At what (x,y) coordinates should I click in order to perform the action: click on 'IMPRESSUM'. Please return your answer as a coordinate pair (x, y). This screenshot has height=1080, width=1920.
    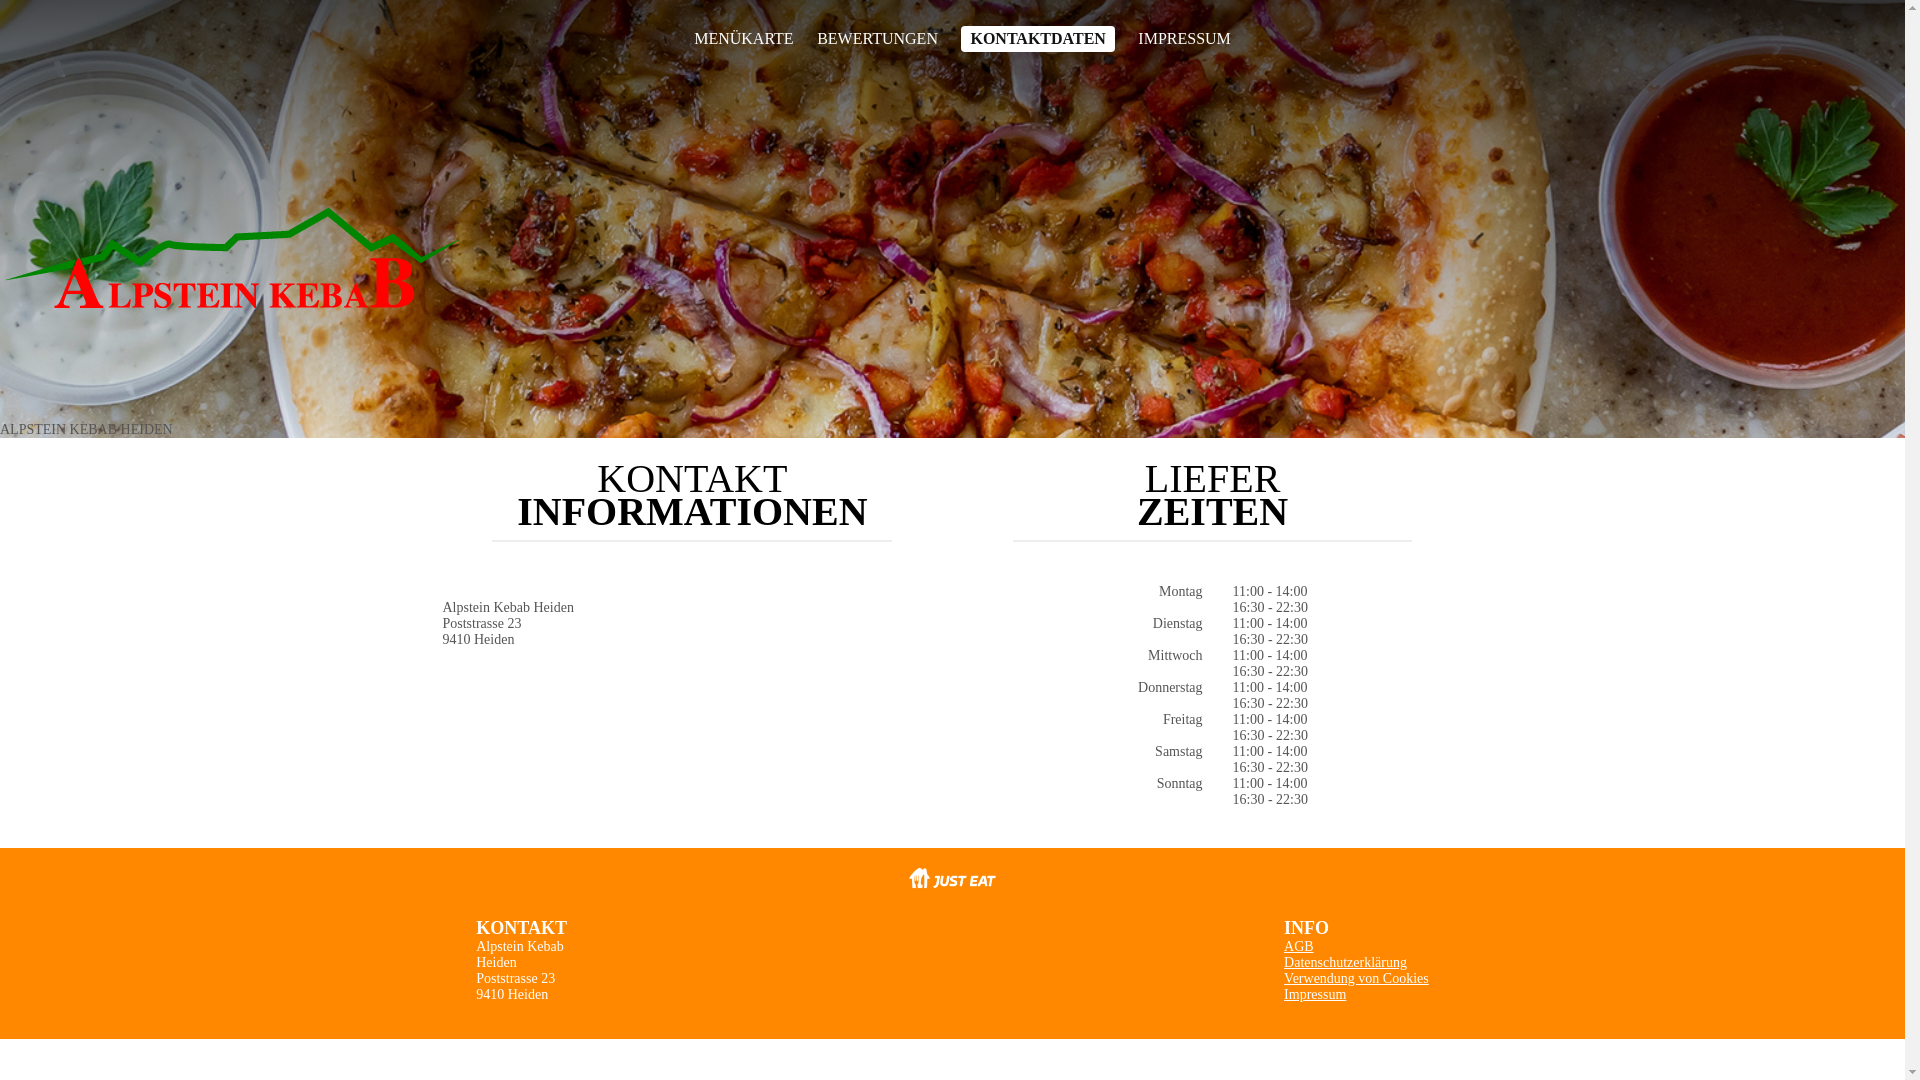
    Looking at the image, I should click on (1137, 38).